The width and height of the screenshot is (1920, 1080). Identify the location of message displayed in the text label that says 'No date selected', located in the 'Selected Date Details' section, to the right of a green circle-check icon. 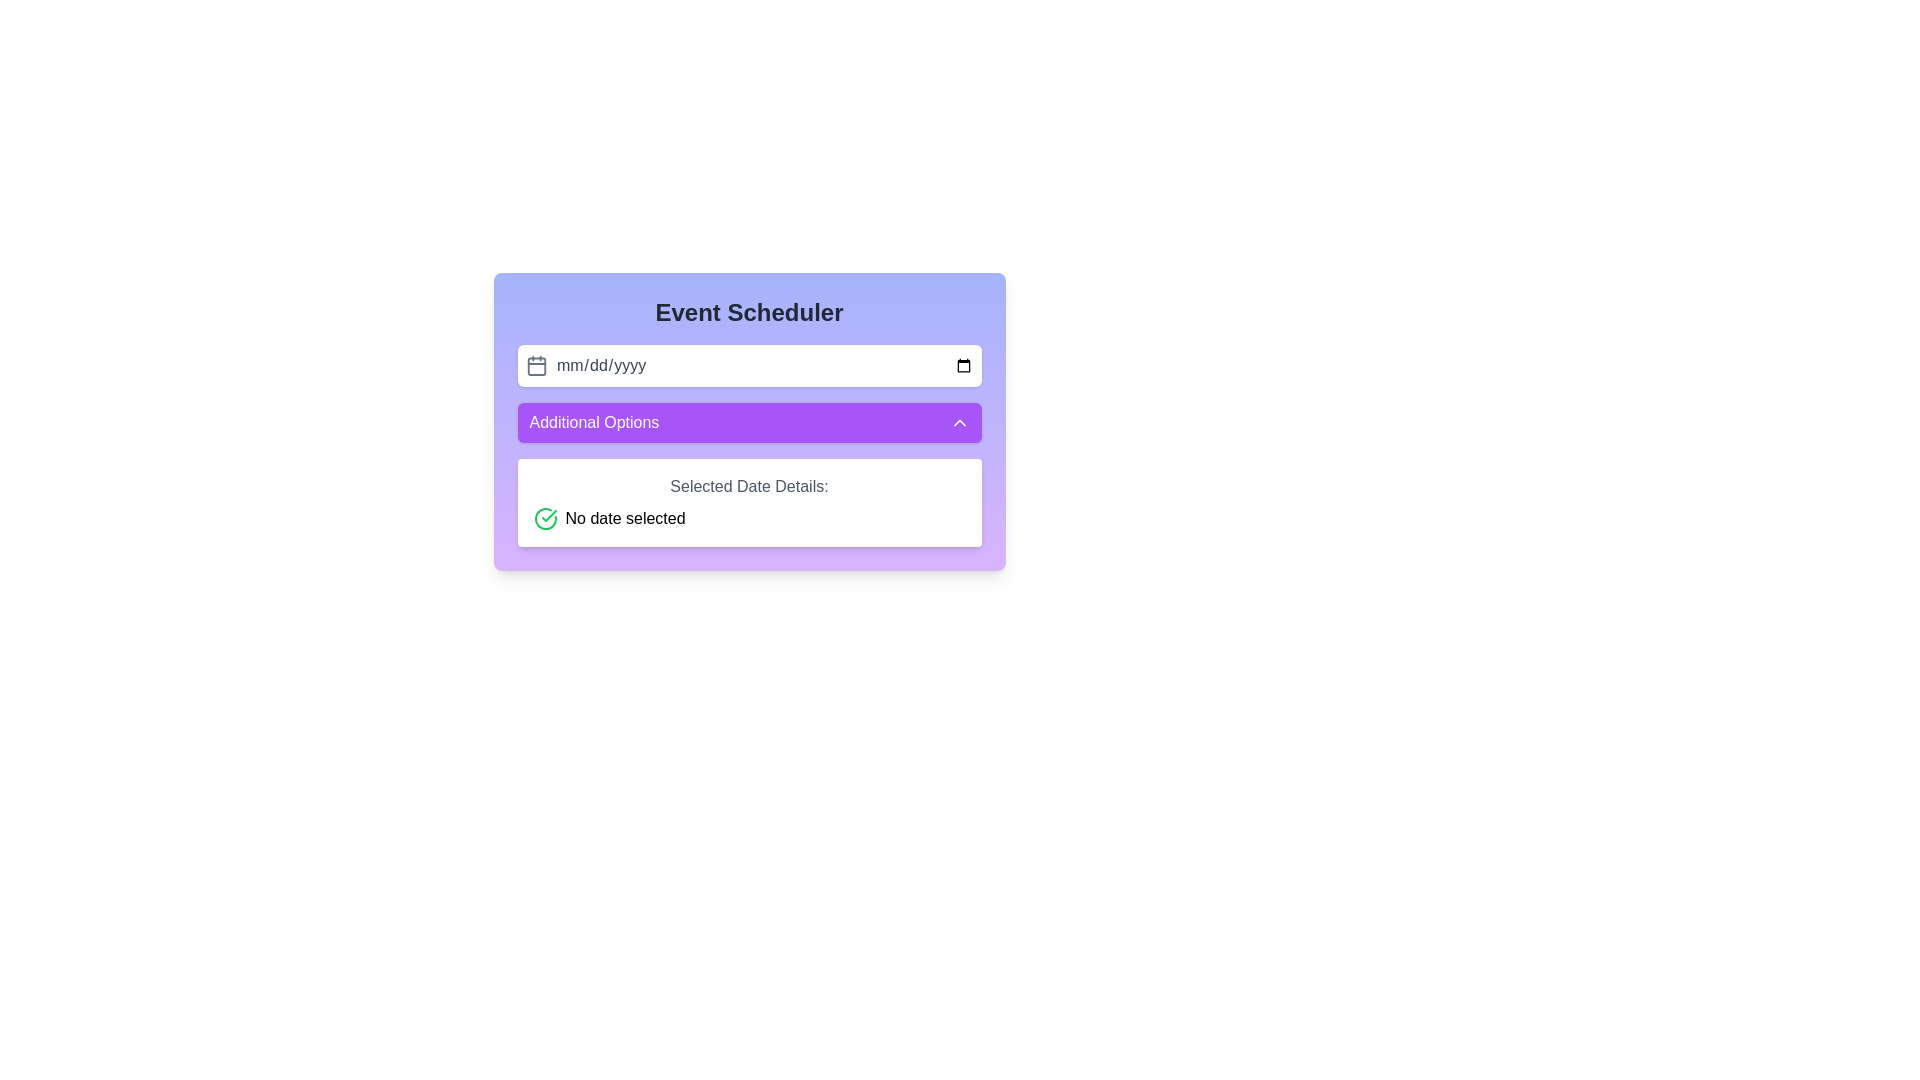
(624, 518).